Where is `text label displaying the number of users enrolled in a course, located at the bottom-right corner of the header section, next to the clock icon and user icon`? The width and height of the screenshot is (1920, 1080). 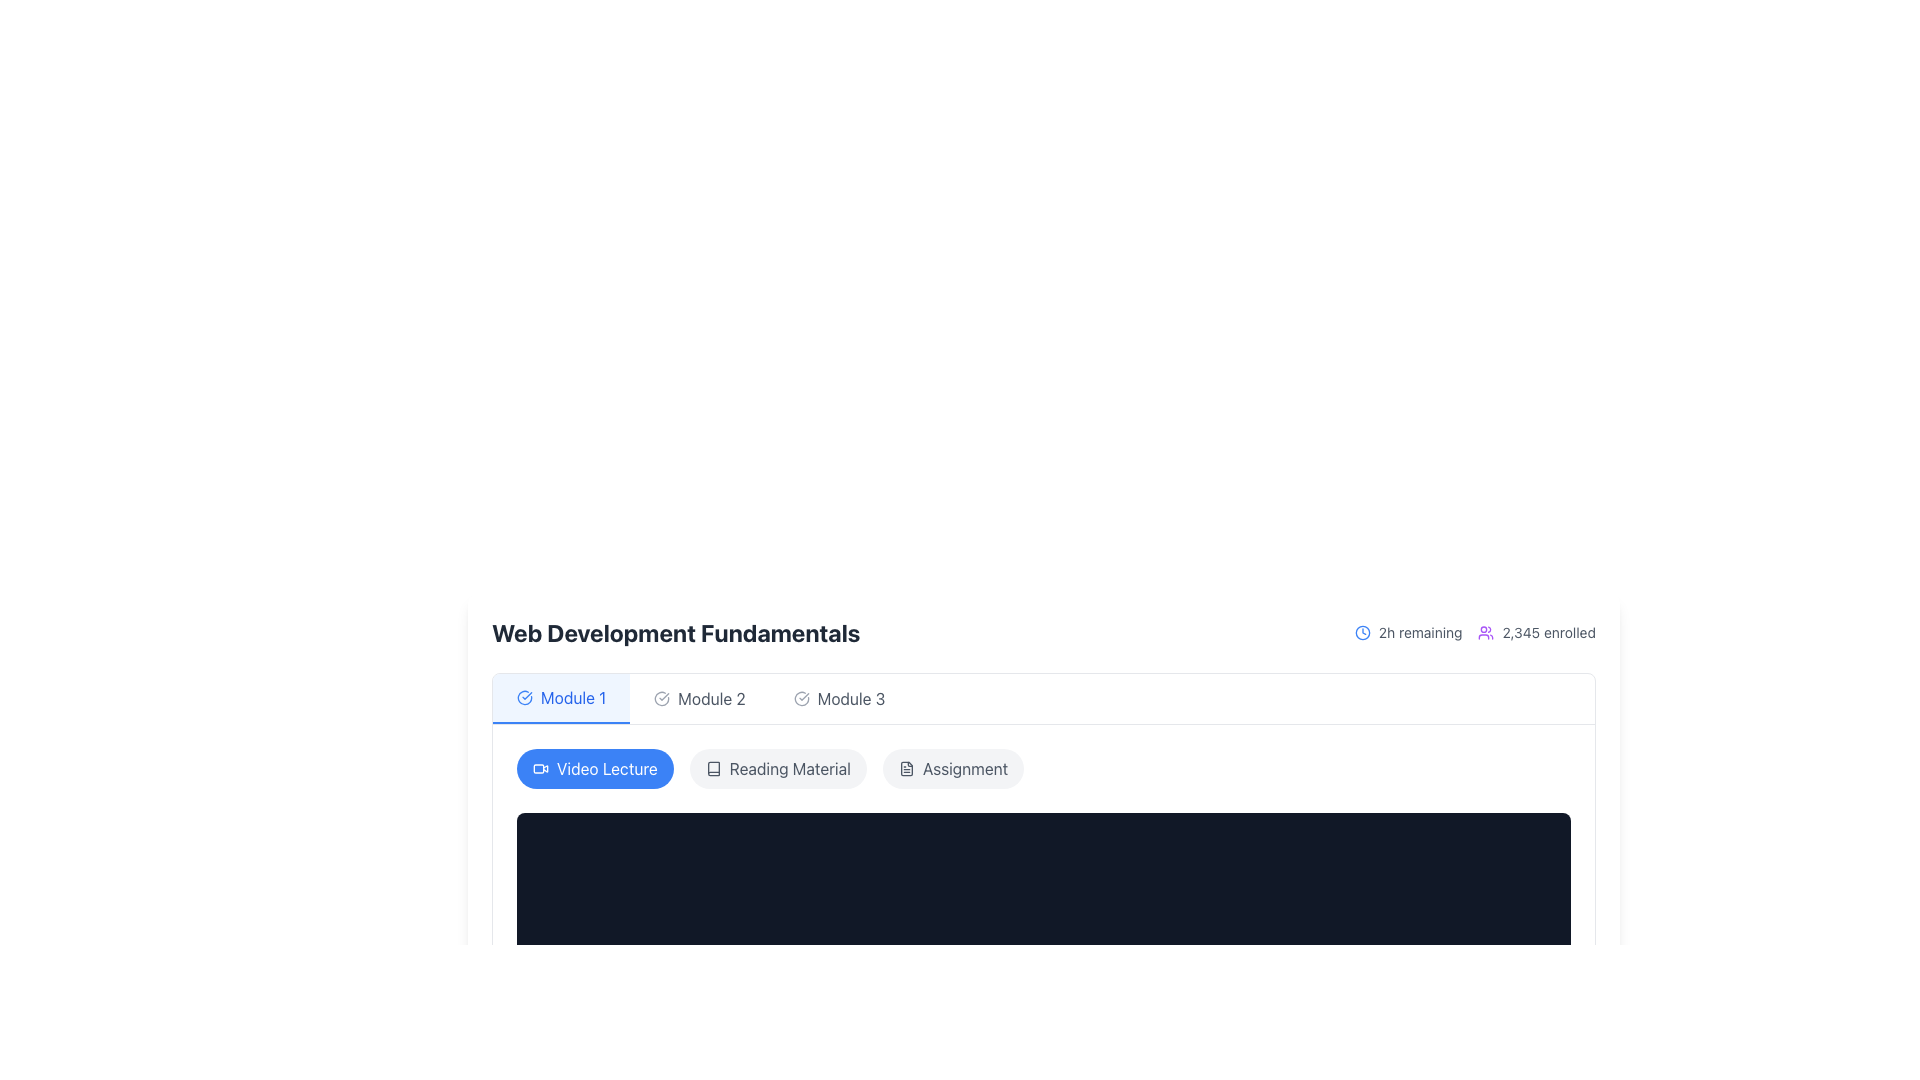 text label displaying the number of users enrolled in a course, located at the bottom-right corner of the header section, next to the clock icon and user icon is located at coordinates (1548, 632).